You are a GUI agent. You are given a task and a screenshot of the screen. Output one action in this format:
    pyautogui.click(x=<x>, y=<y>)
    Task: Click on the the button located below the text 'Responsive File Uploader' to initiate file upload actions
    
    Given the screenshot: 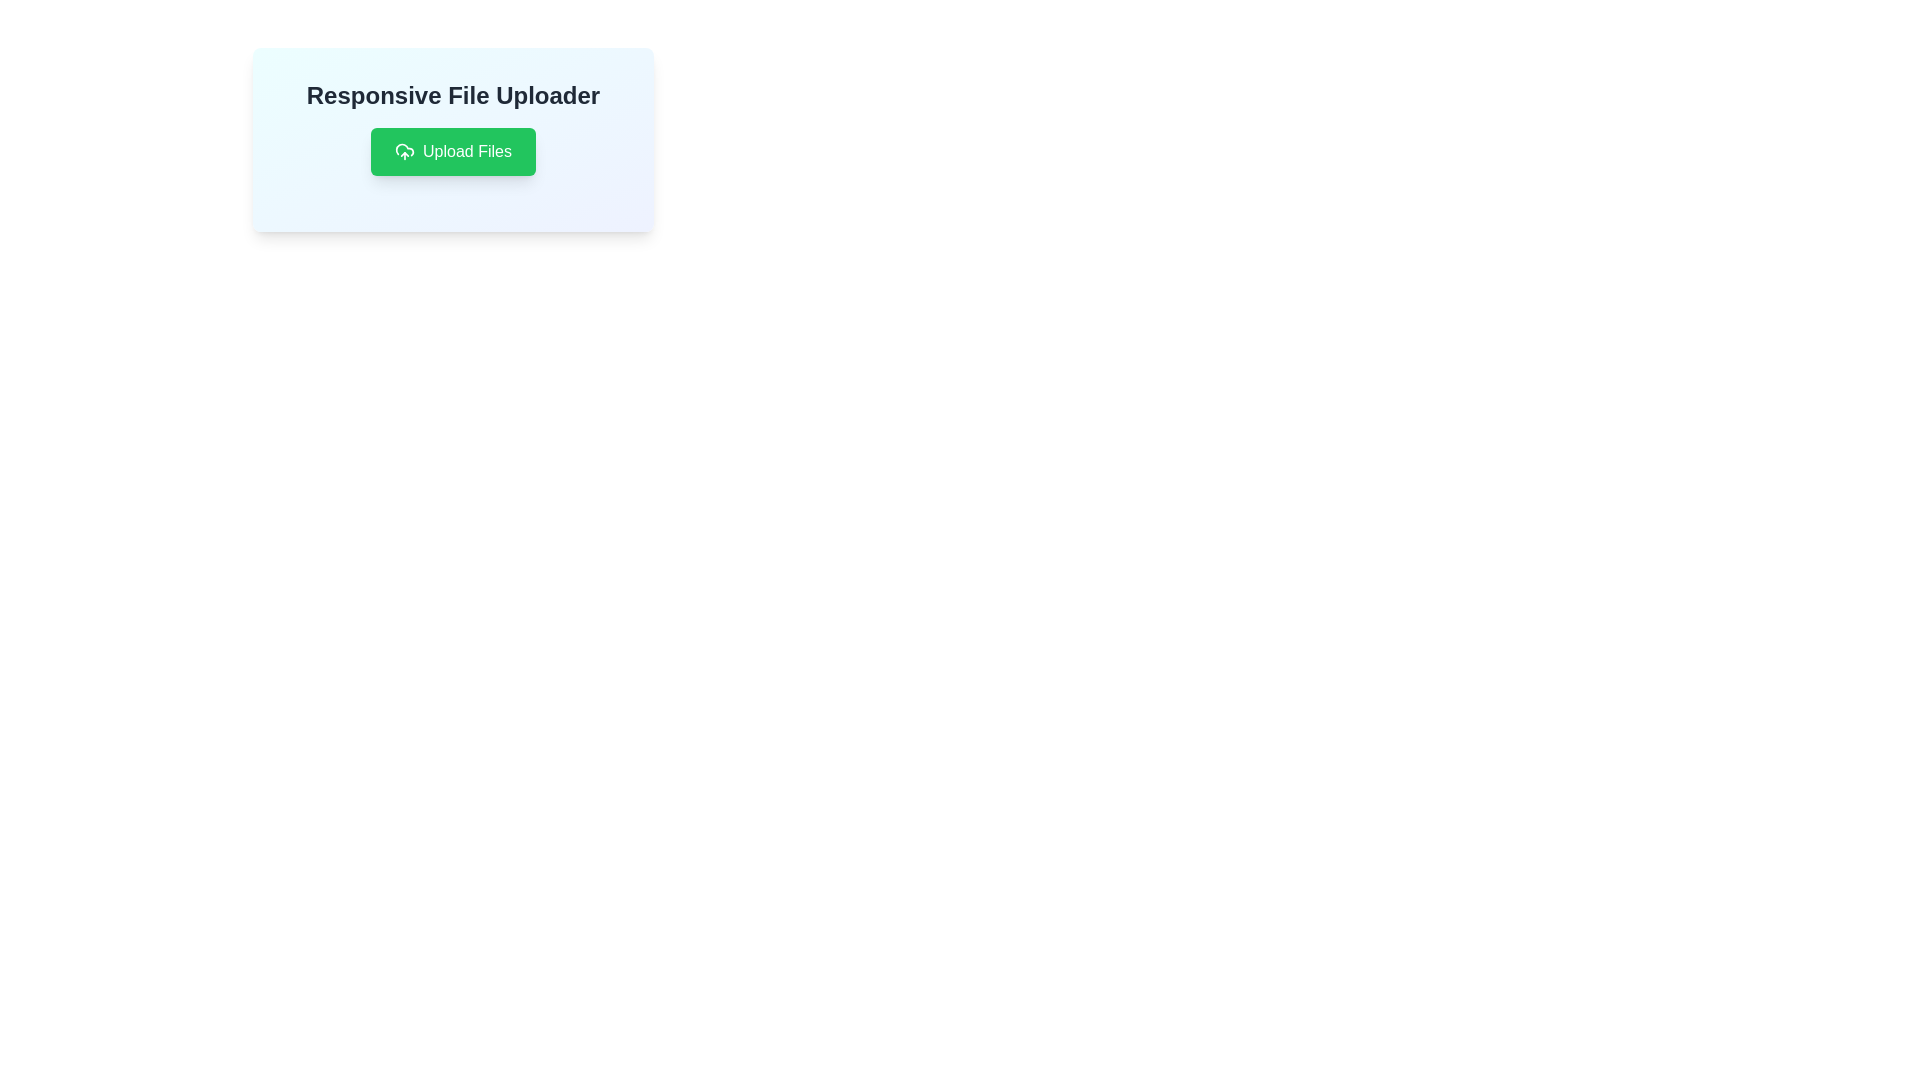 What is the action you would take?
    pyautogui.click(x=452, y=150)
    